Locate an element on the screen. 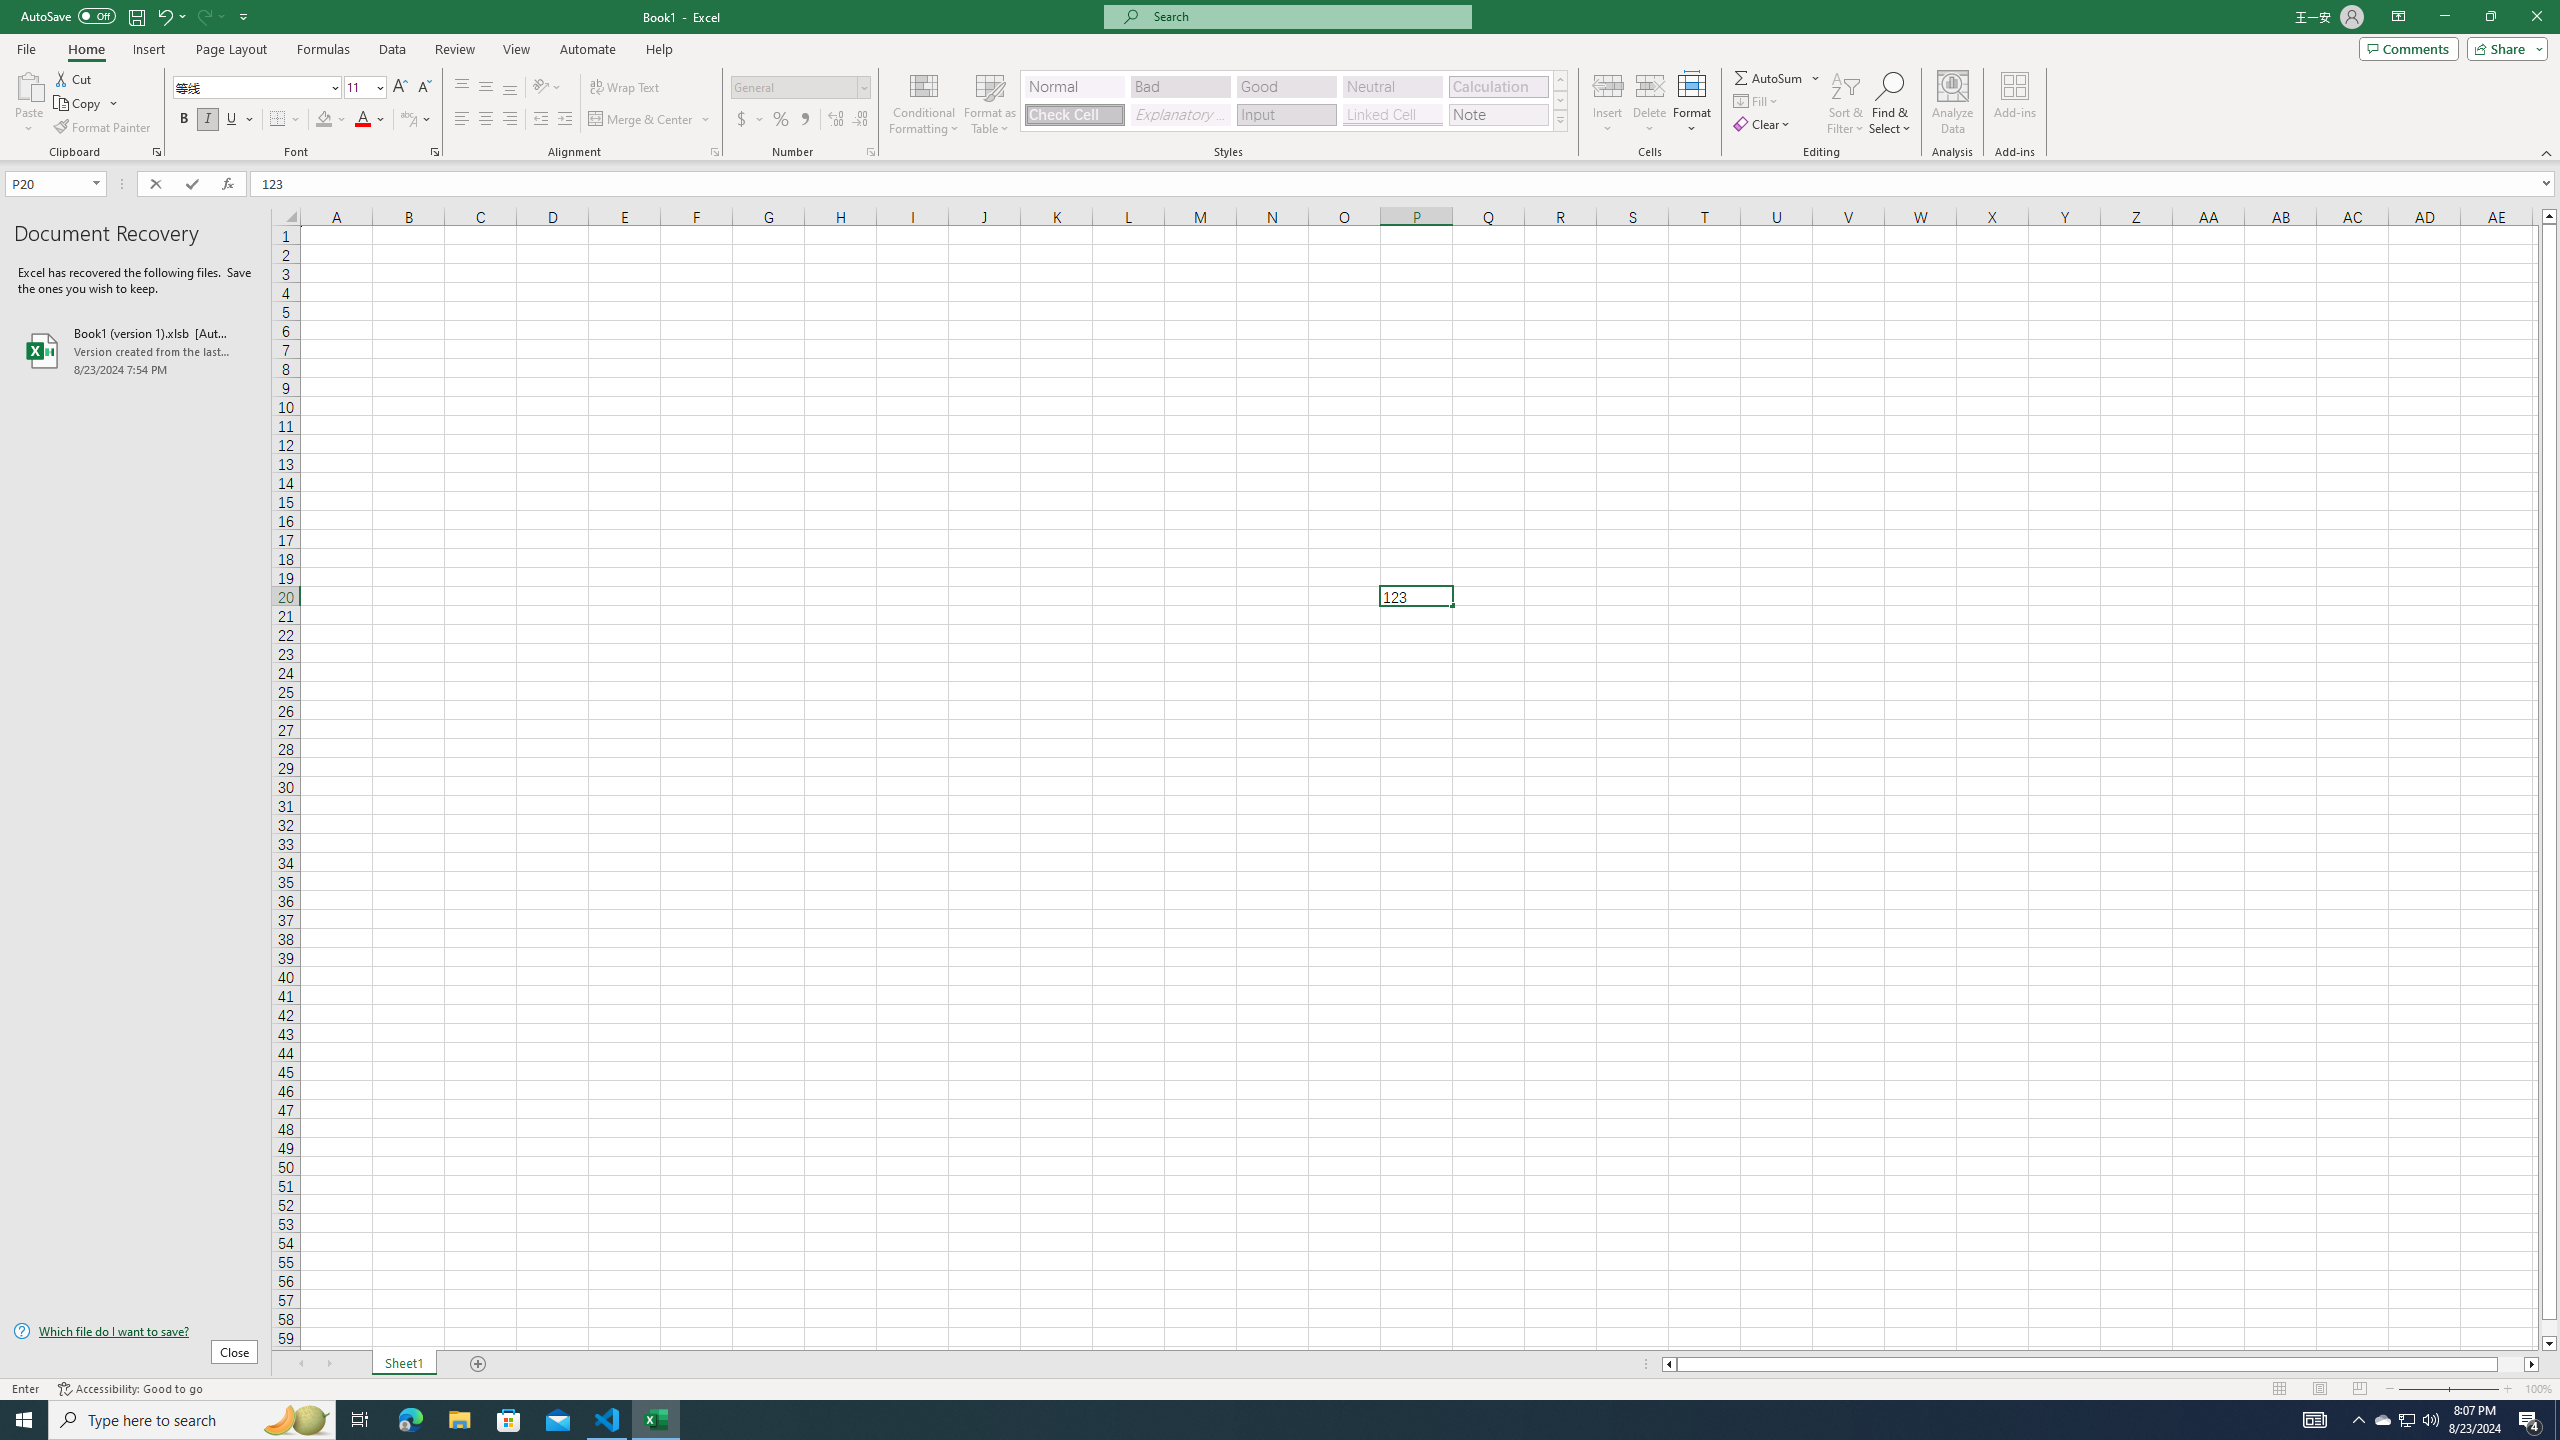 Image resolution: width=2560 pixels, height=1440 pixels. 'Format Cell Font' is located at coordinates (435, 150).